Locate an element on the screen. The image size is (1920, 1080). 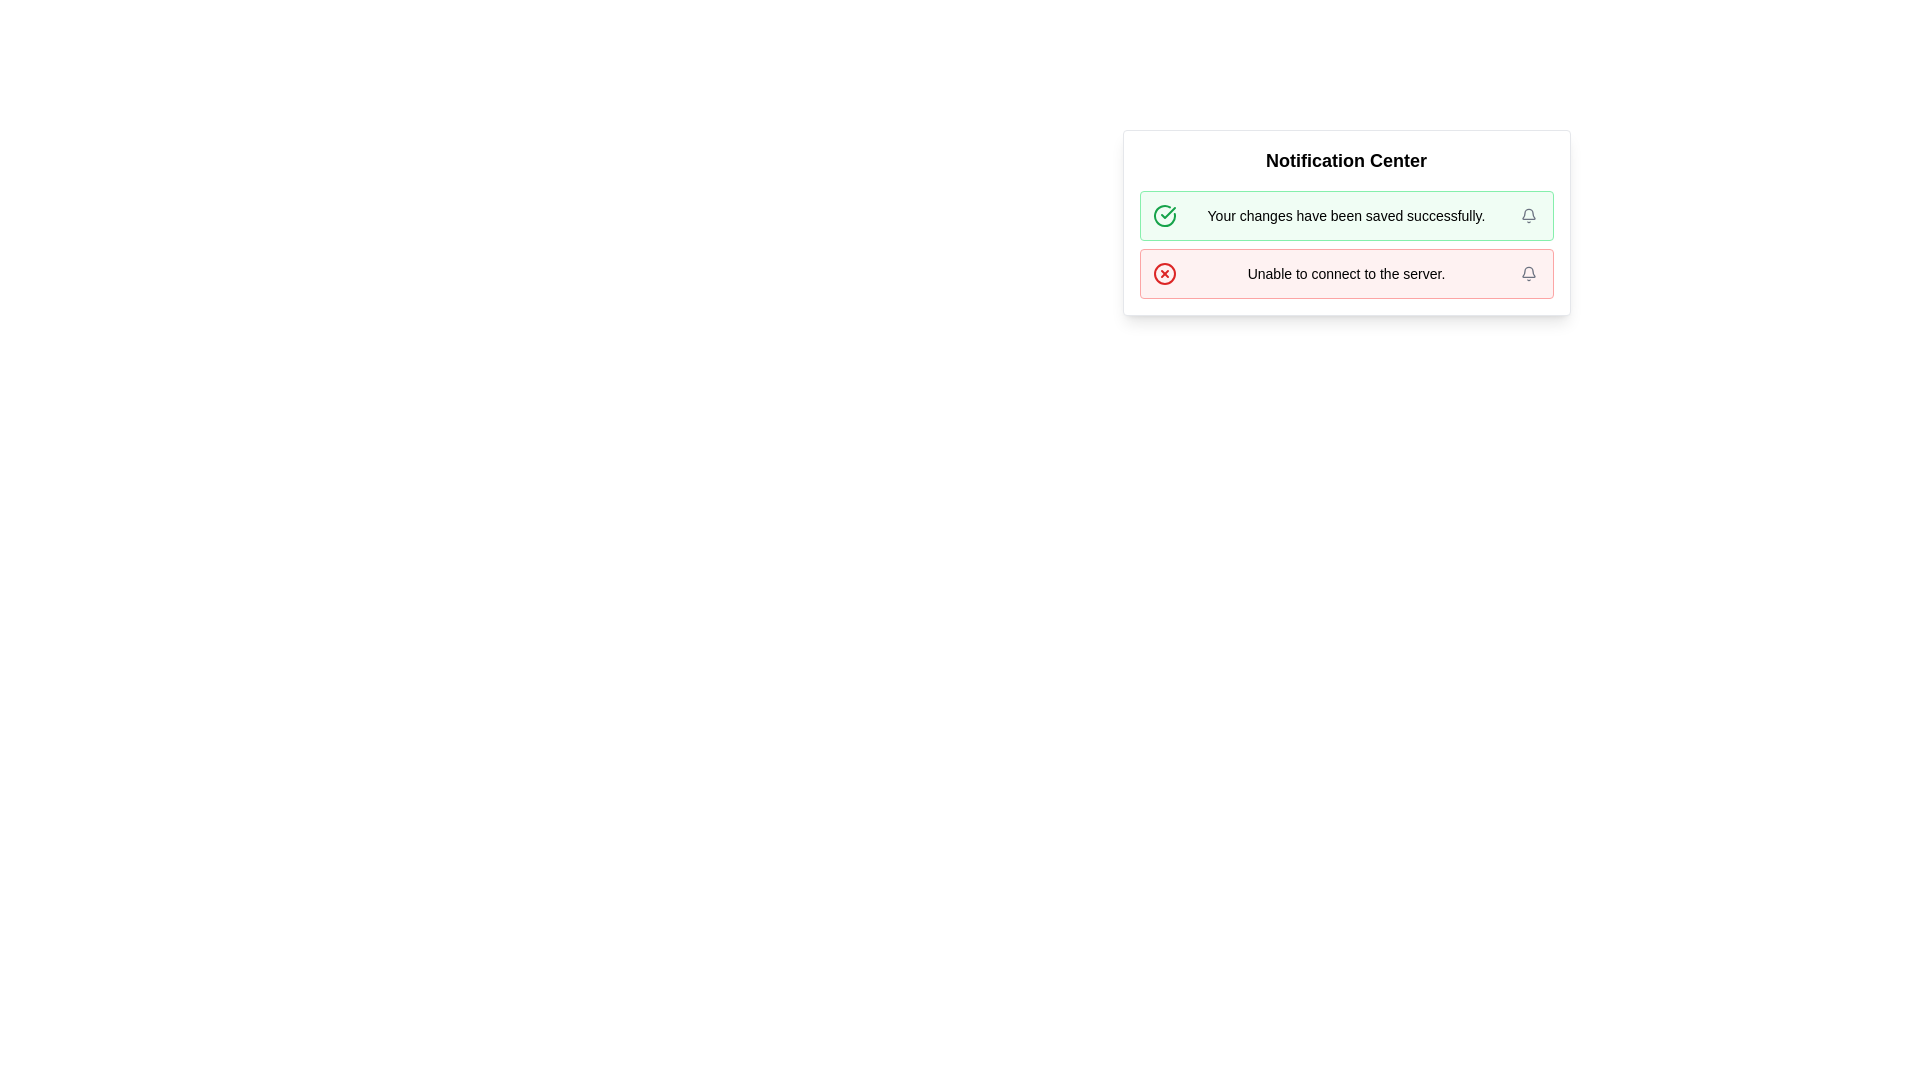
the error icon located to the left of the notification message 'Unable to connect to the server.' within the notification box with a red background border is located at coordinates (1164, 273).